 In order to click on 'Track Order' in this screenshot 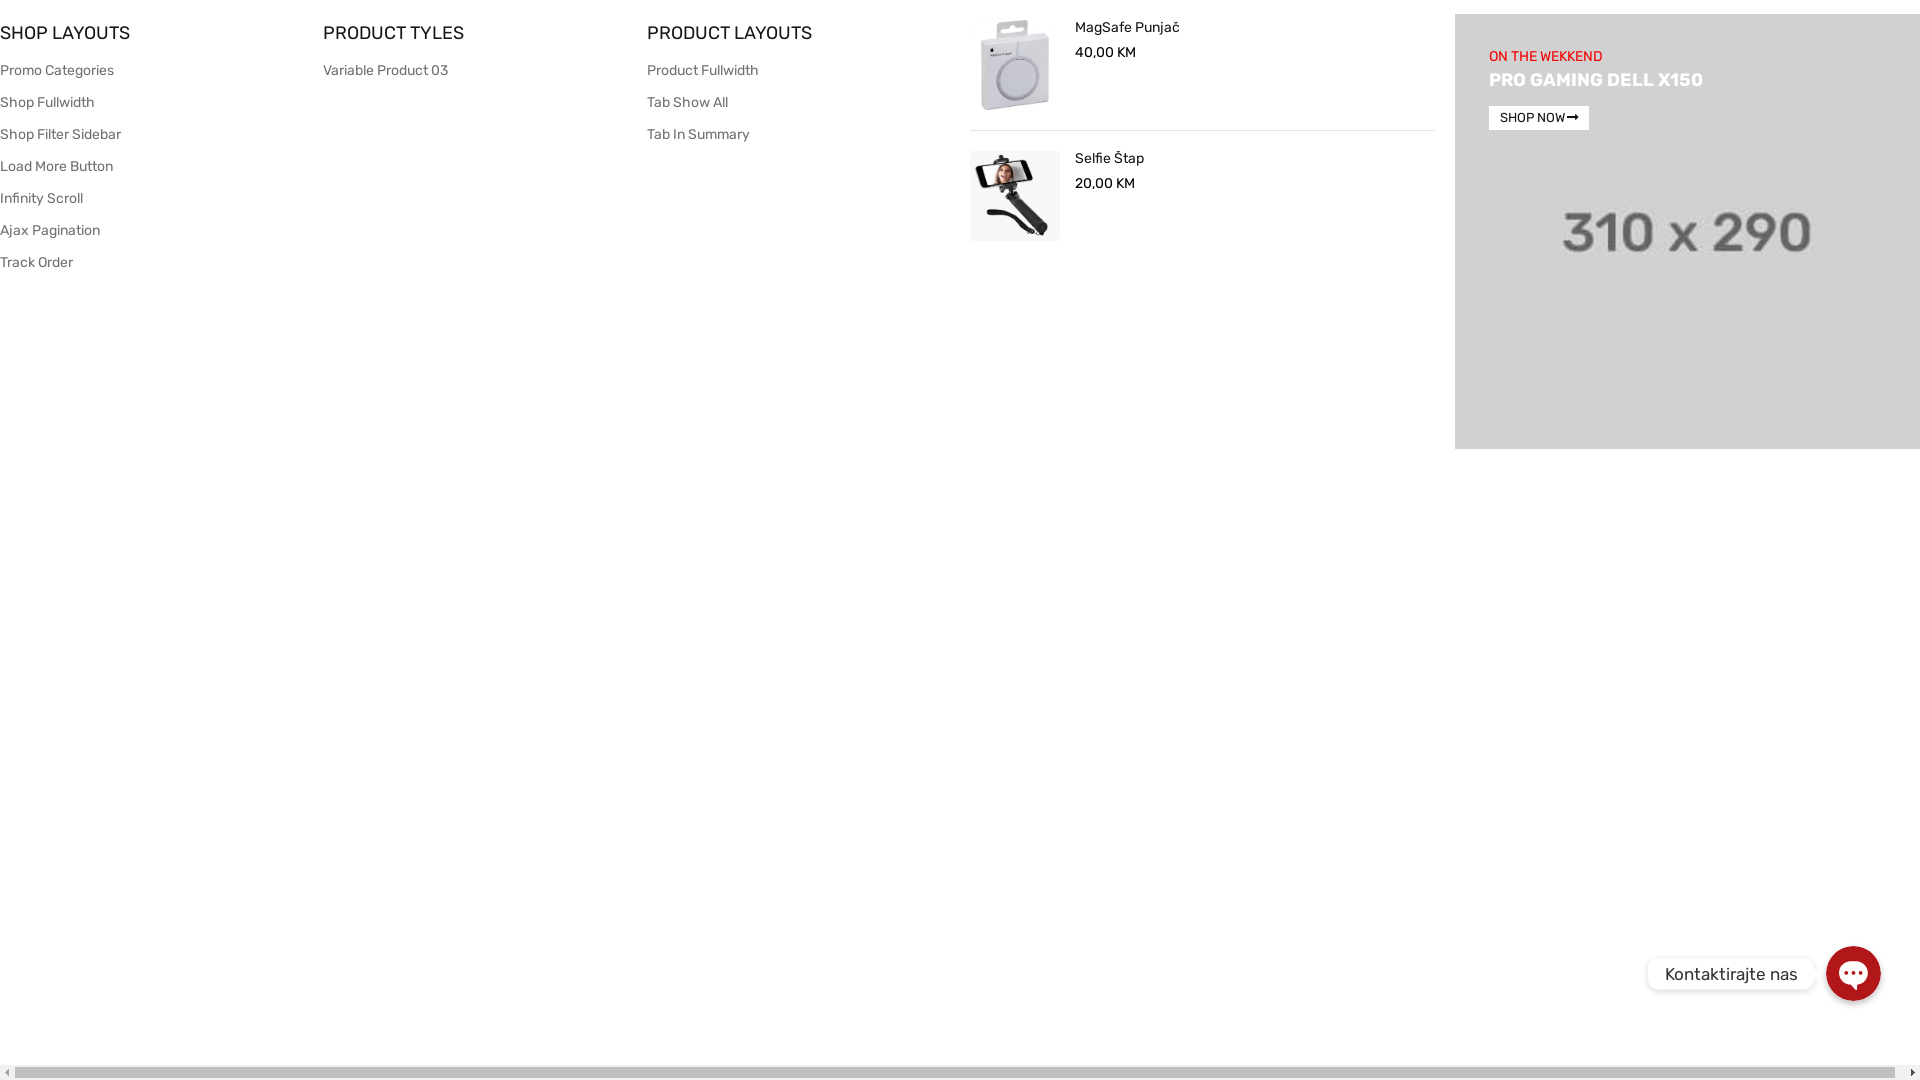, I will do `click(0, 261)`.